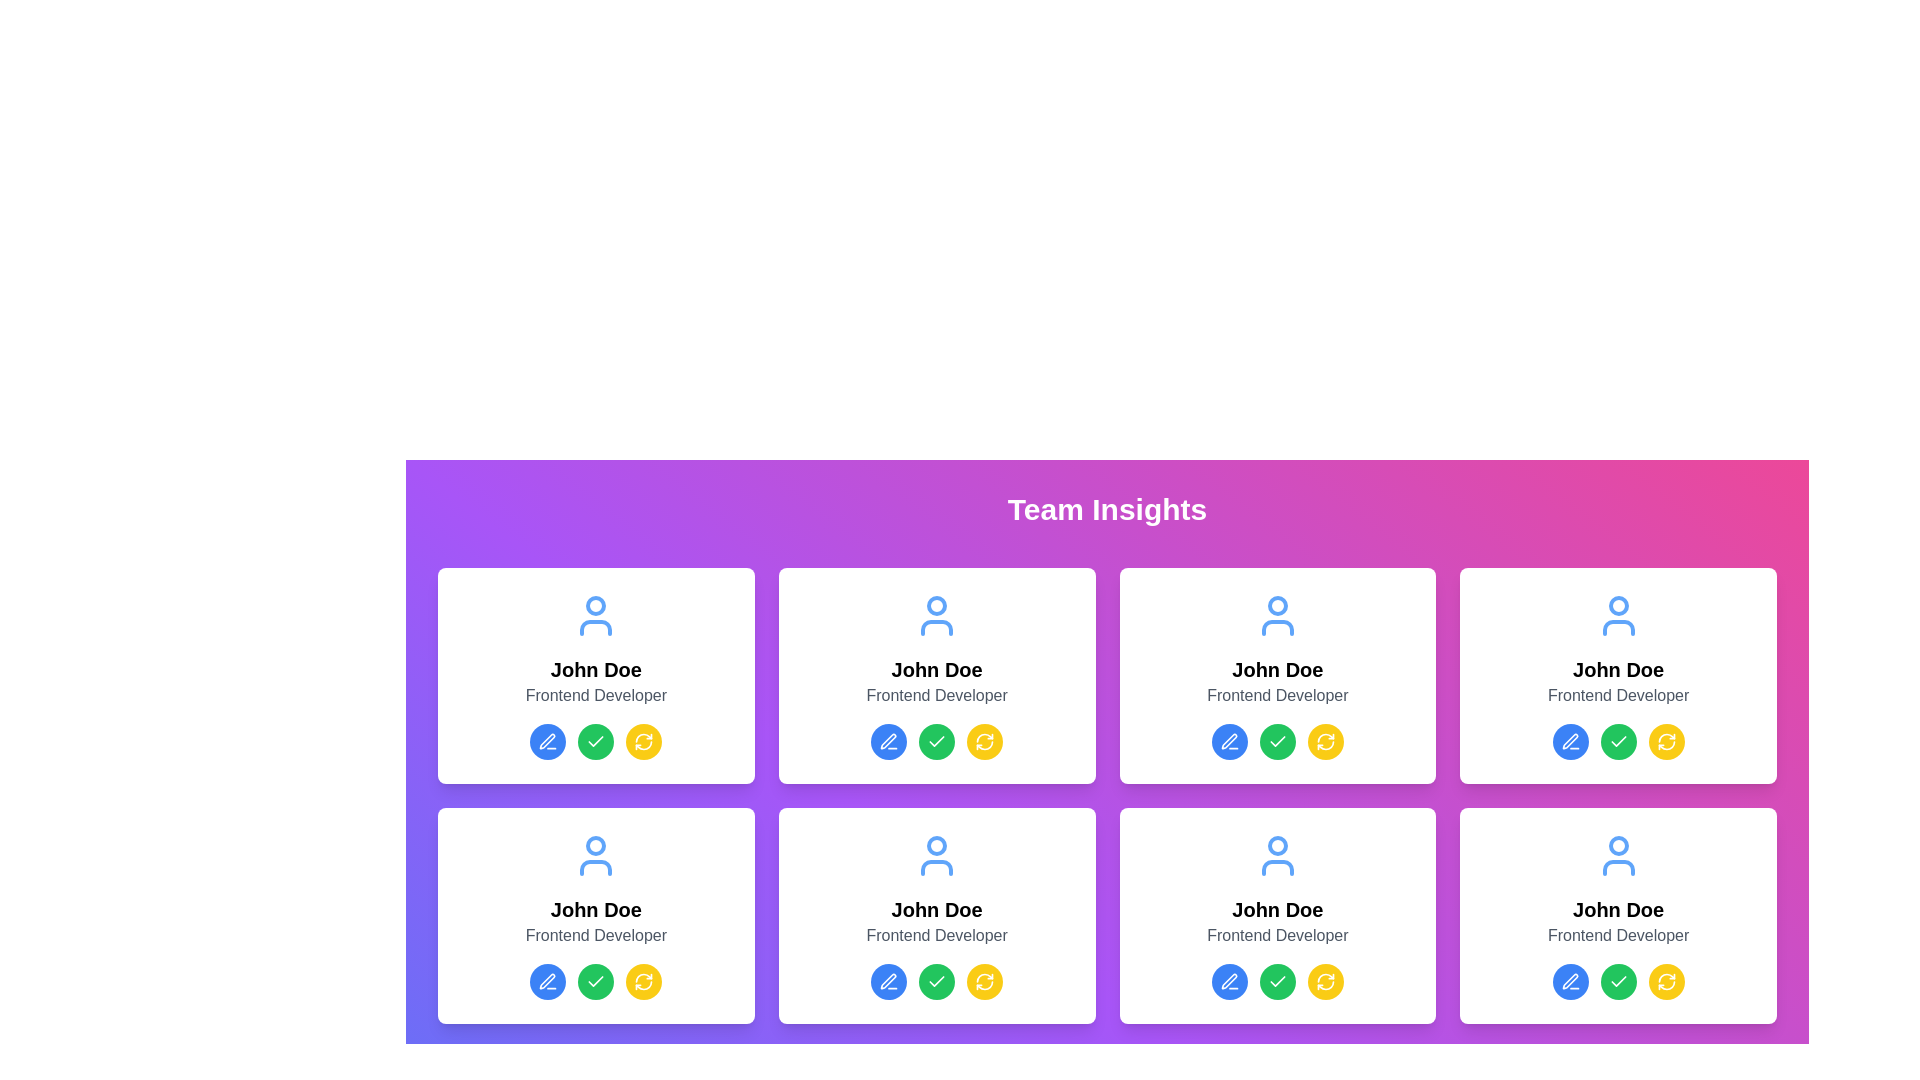  Describe the element at coordinates (1325, 738) in the screenshot. I see `the curved line forming part of a refresh icon within the top-right section of the user card component` at that location.